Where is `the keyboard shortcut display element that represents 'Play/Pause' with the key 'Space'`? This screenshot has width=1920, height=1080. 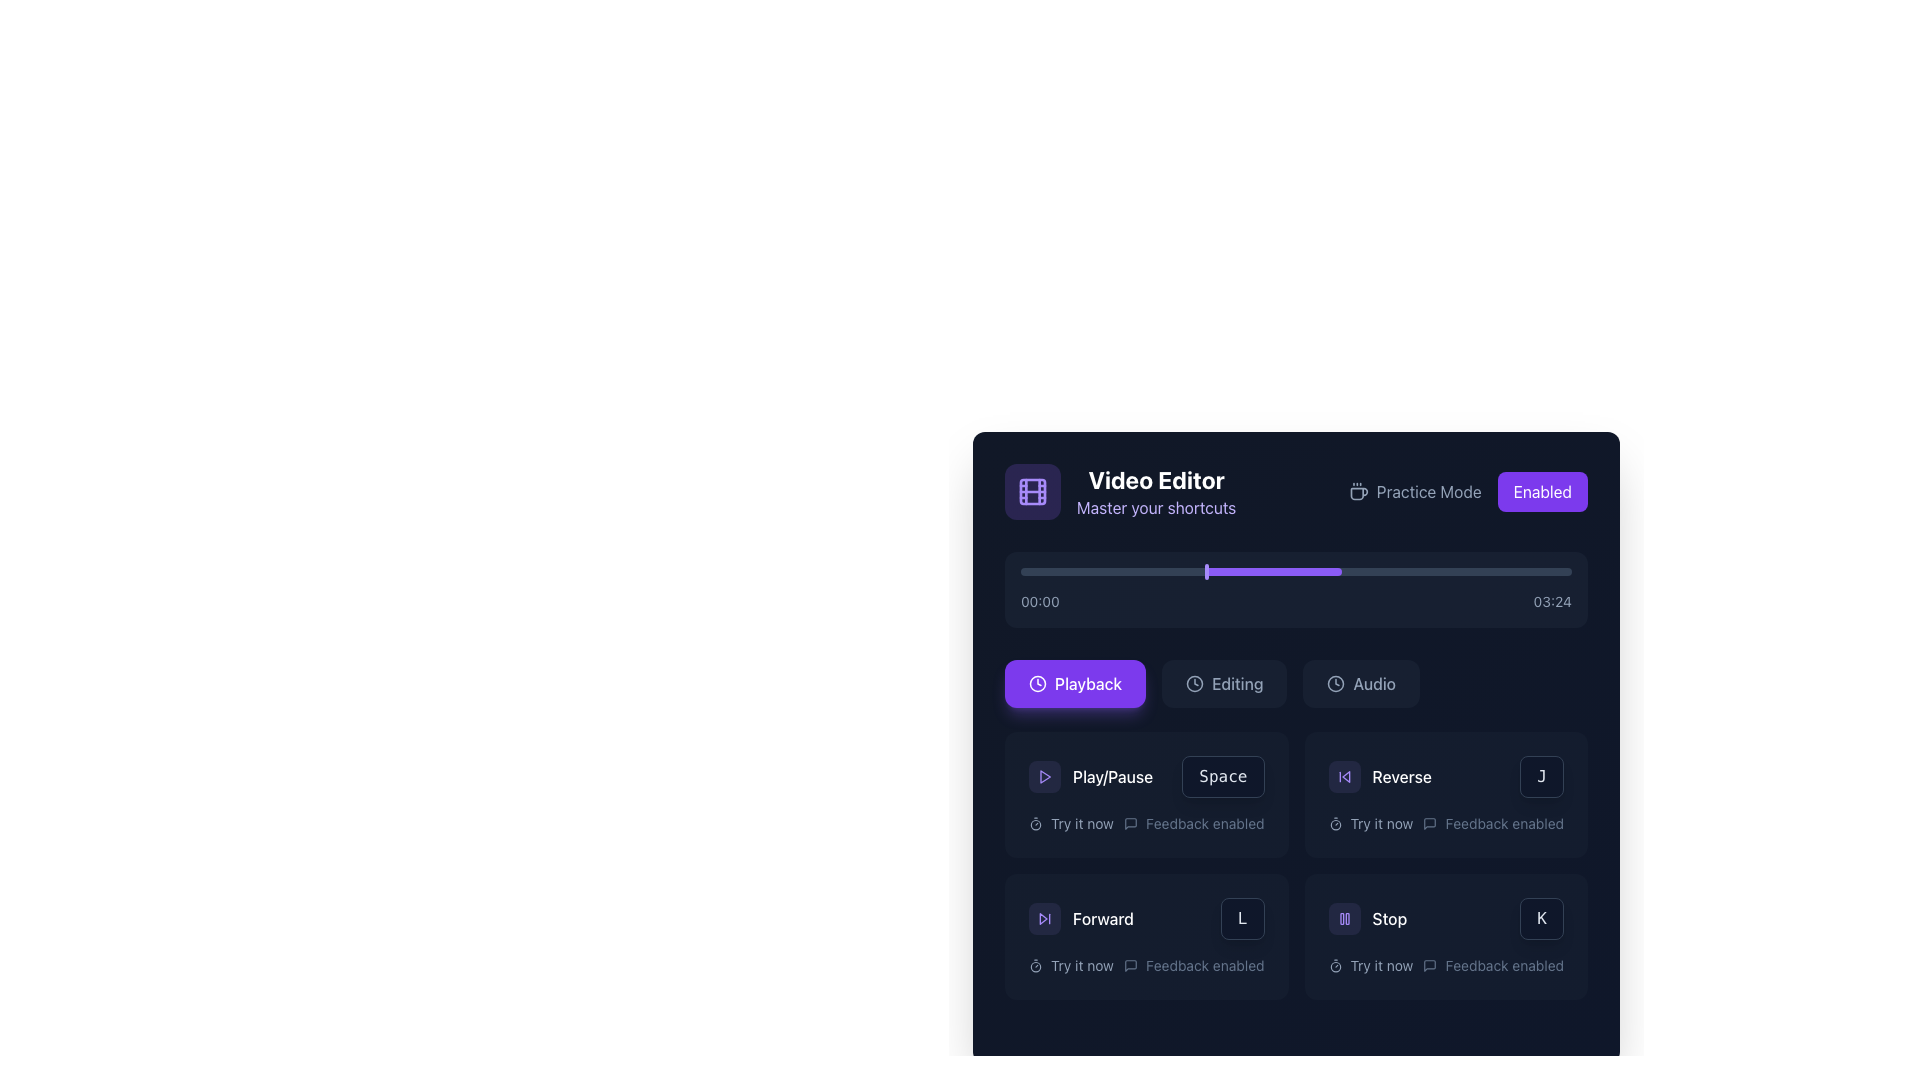 the keyboard shortcut display element that represents 'Play/Pause' with the key 'Space' is located at coordinates (1146, 775).